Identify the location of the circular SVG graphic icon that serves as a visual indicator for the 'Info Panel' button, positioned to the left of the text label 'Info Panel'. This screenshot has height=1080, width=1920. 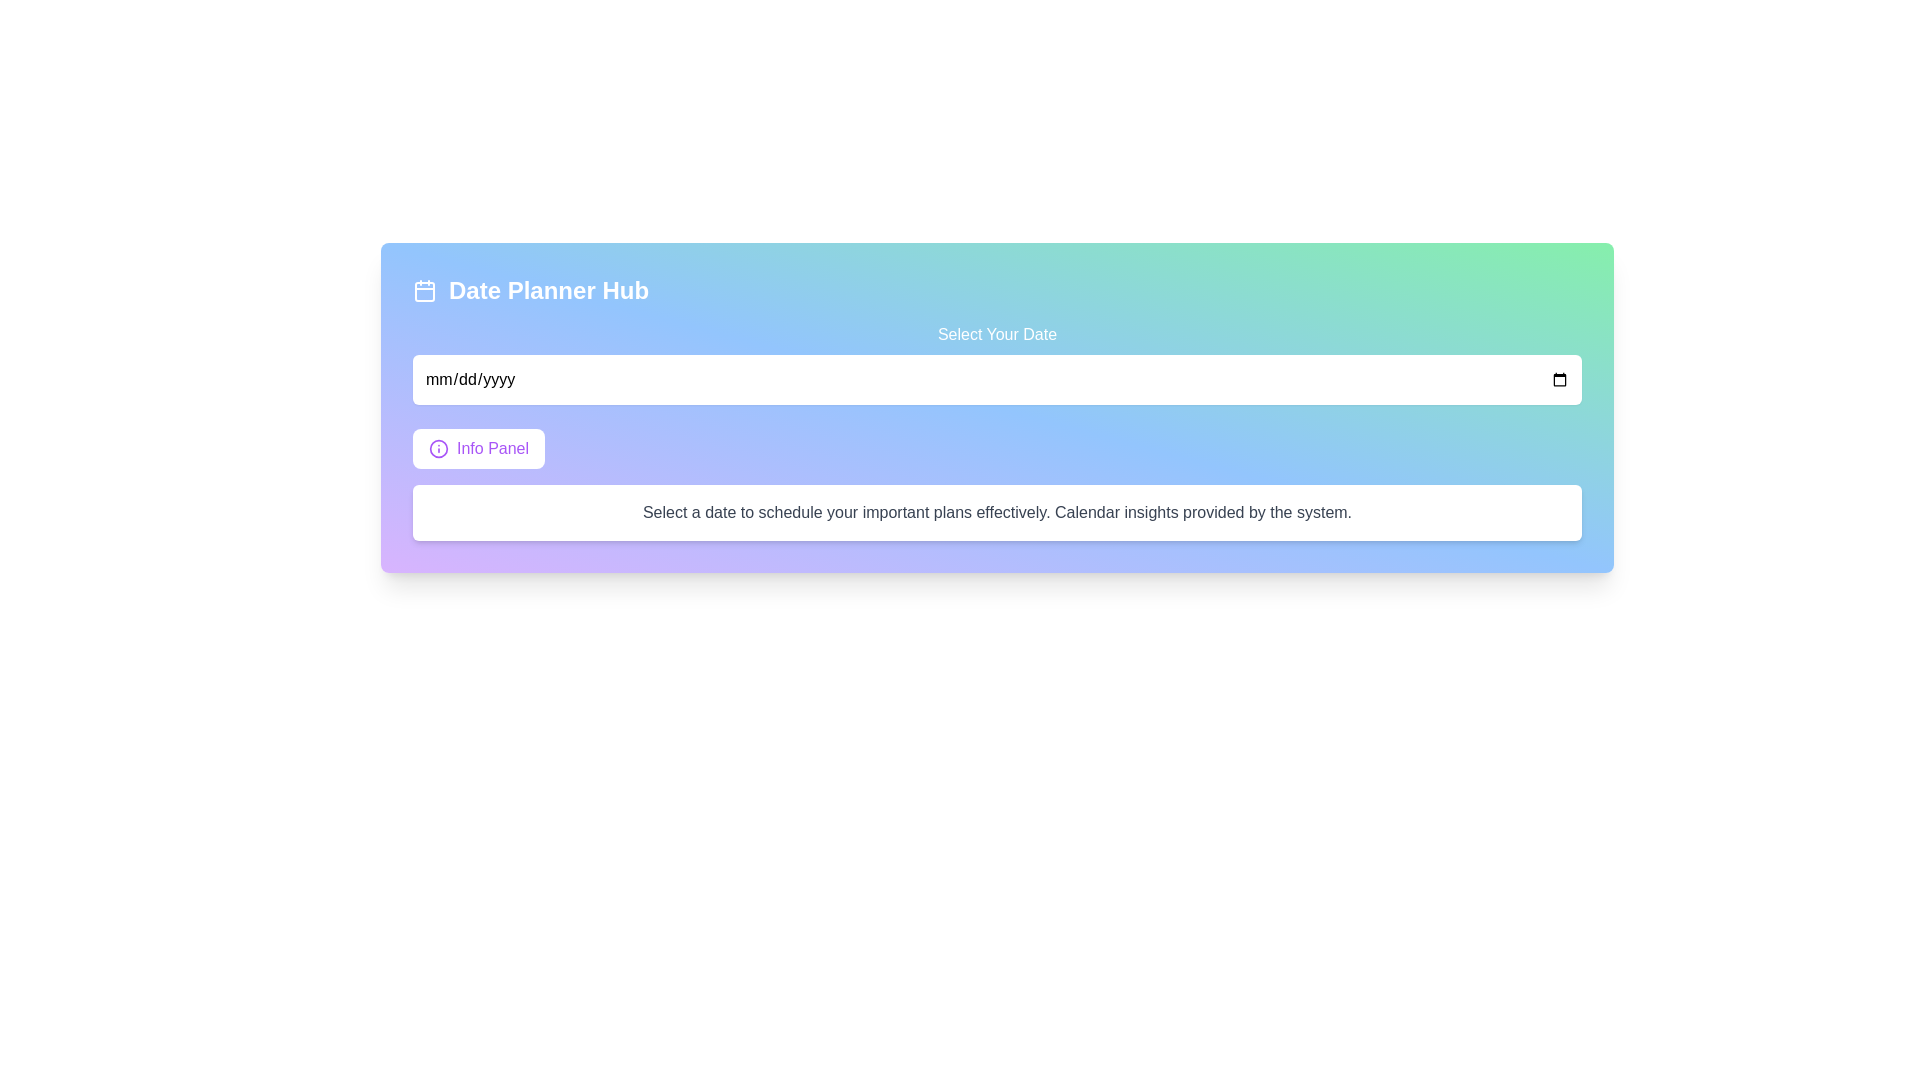
(437, 447).